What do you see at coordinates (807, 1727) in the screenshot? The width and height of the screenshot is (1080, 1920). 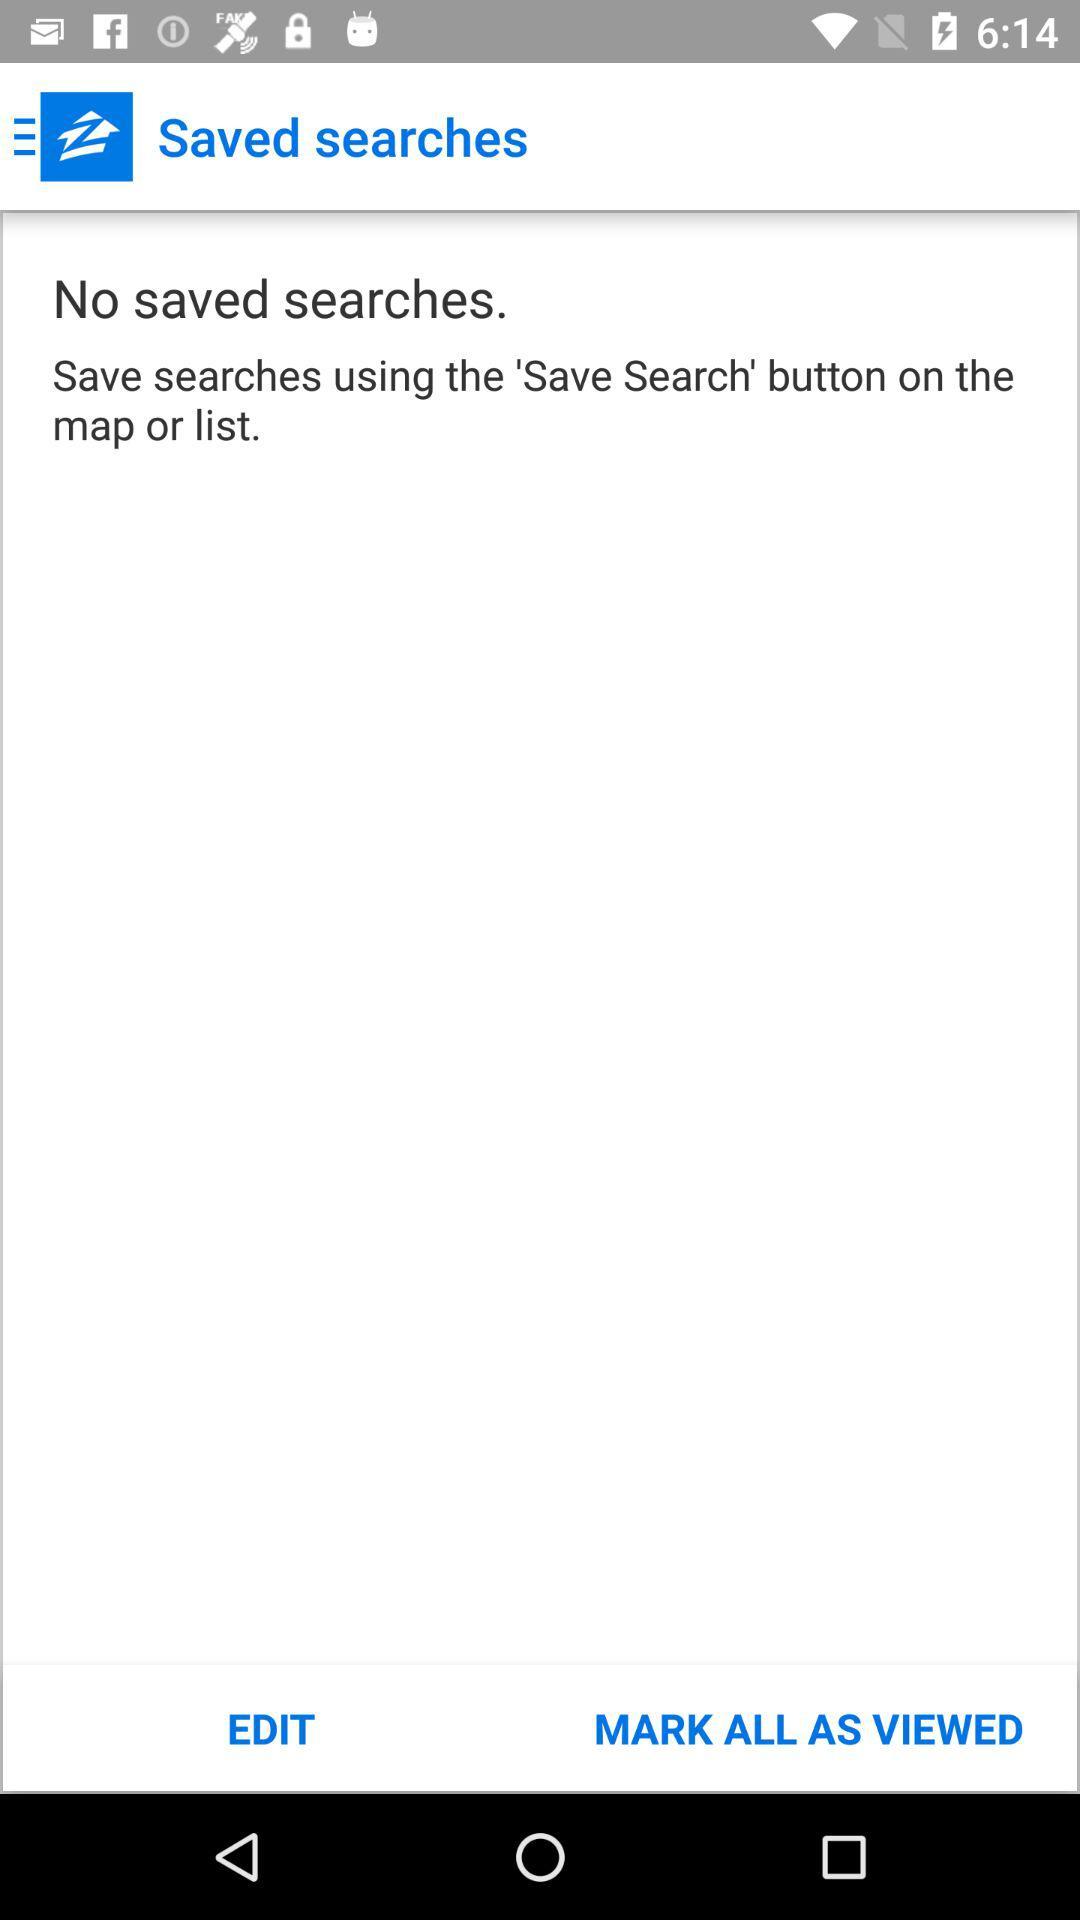 I see `mark all as item` at bounding box center [807, 1727].